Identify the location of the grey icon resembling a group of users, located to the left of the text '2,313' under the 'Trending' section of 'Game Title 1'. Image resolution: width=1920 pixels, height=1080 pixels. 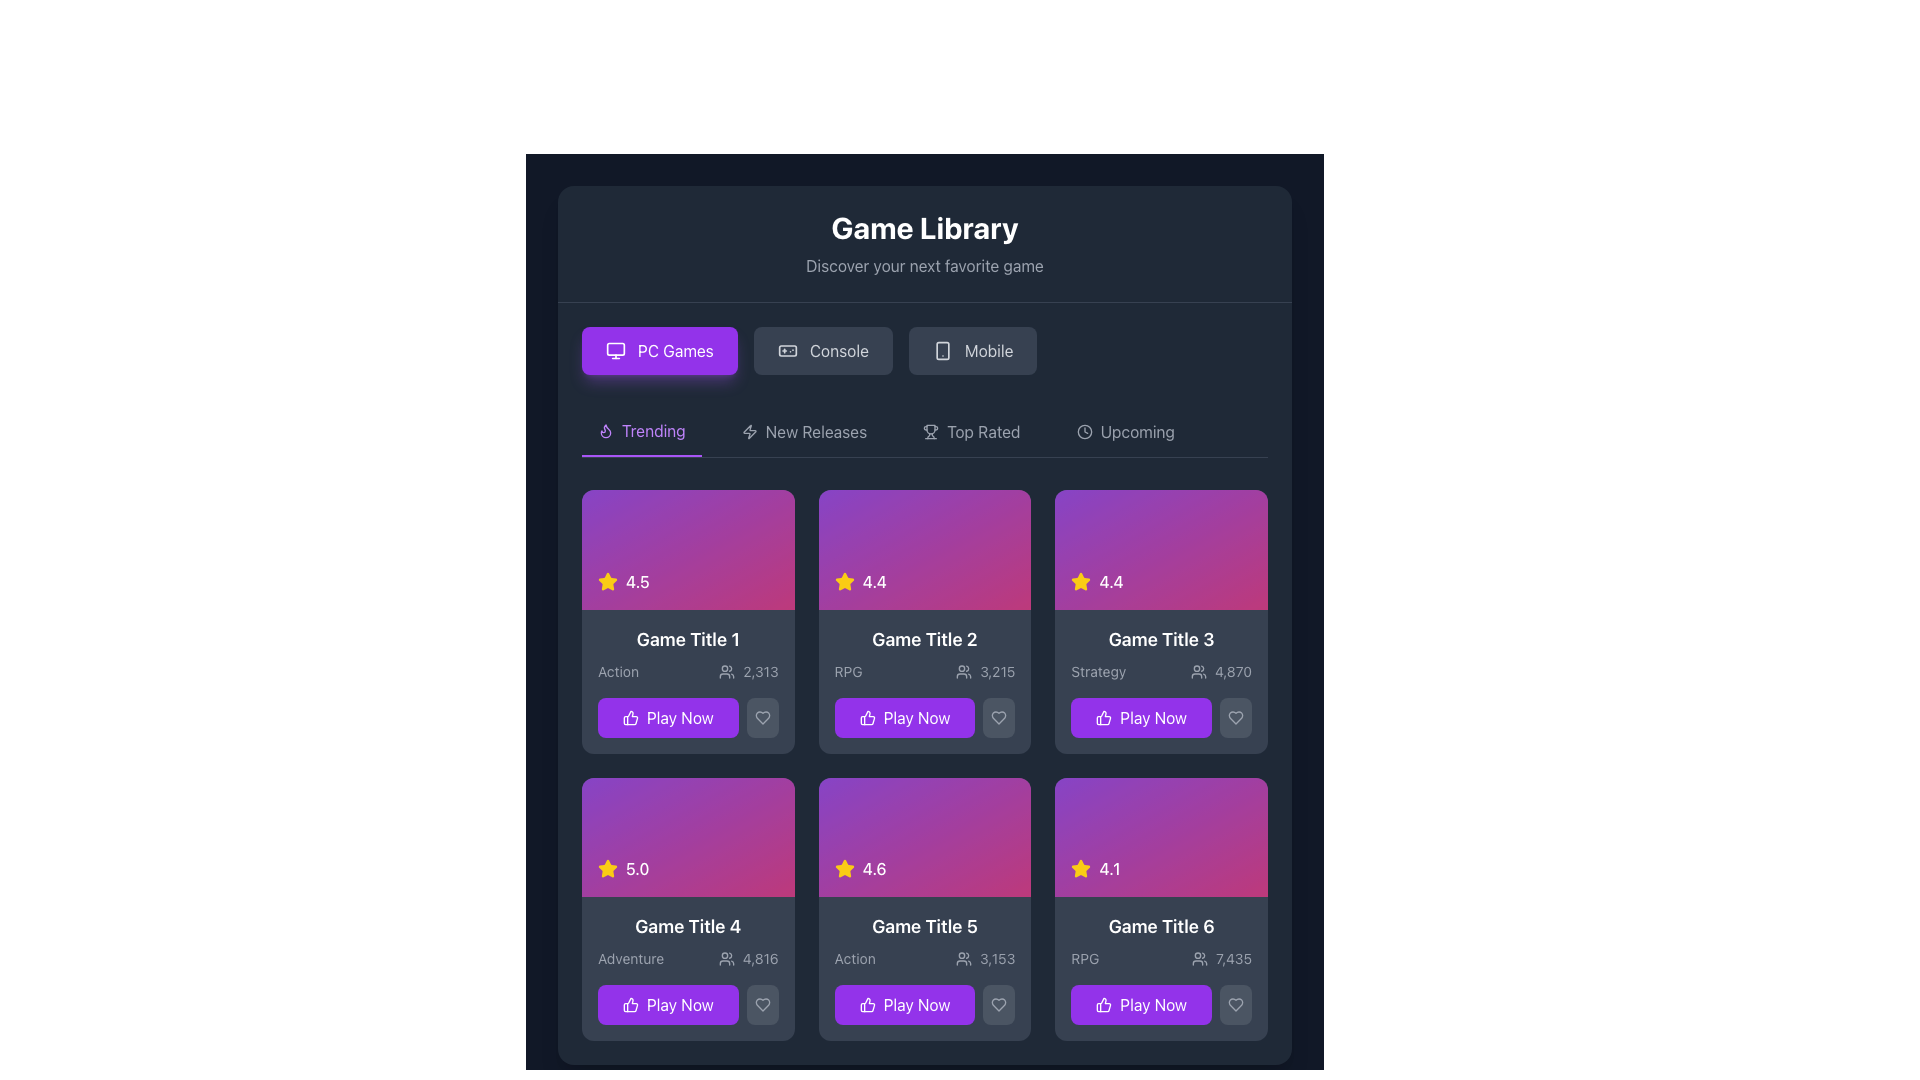
(726, 671).